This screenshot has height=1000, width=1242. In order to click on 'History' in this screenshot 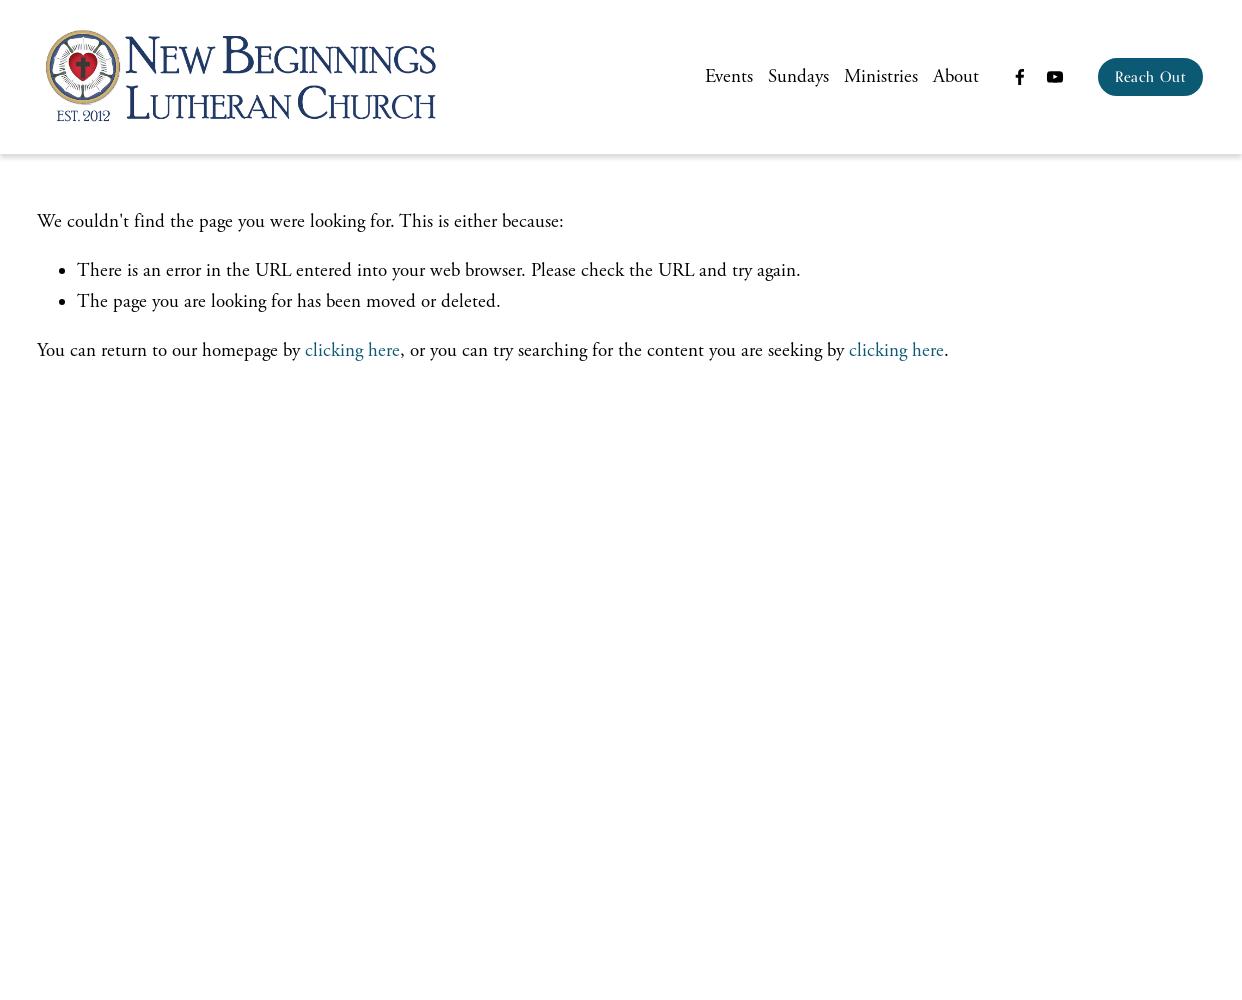, I will do `click(922, 145)`.